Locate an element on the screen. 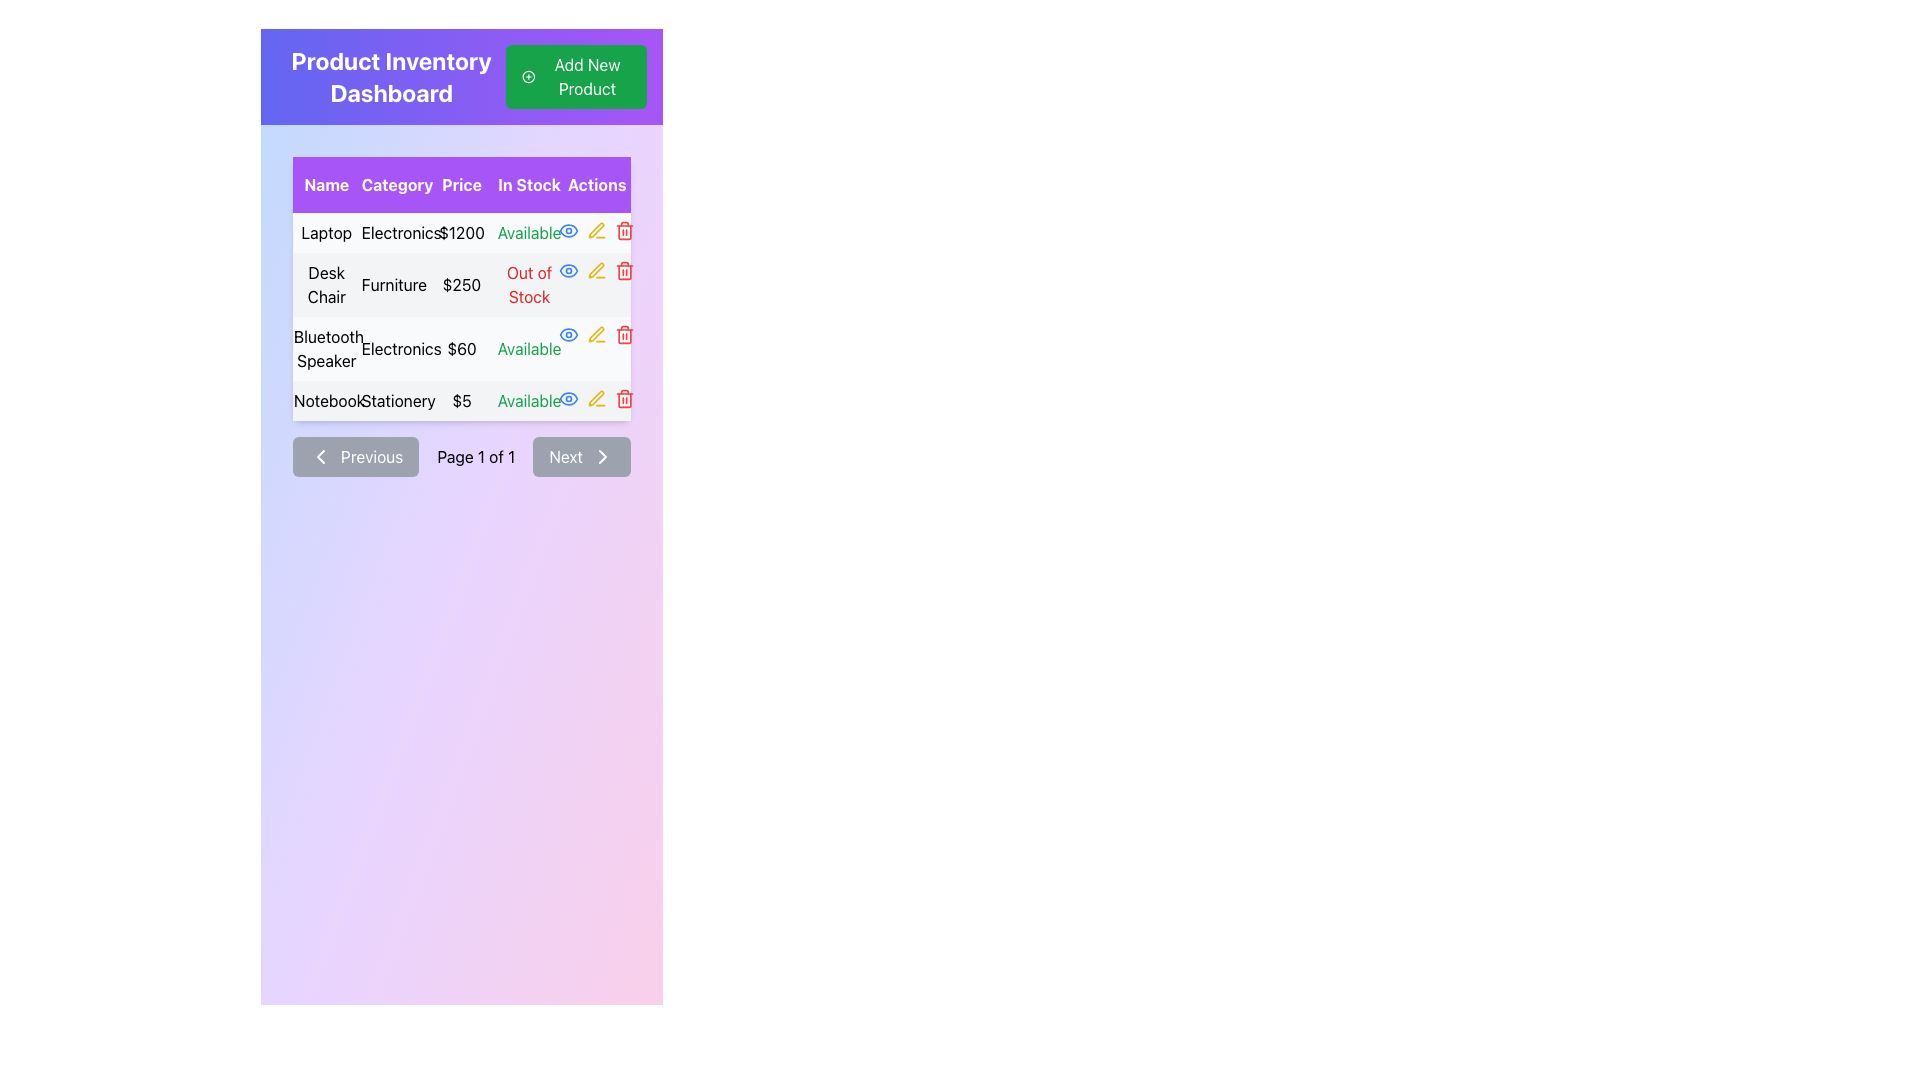  the text label indicating stock availability status, which shows 'Available' in the 'In Stock' column of the main table, located after the price '$5' and before the action buttons is located at coordinates (529, 401).